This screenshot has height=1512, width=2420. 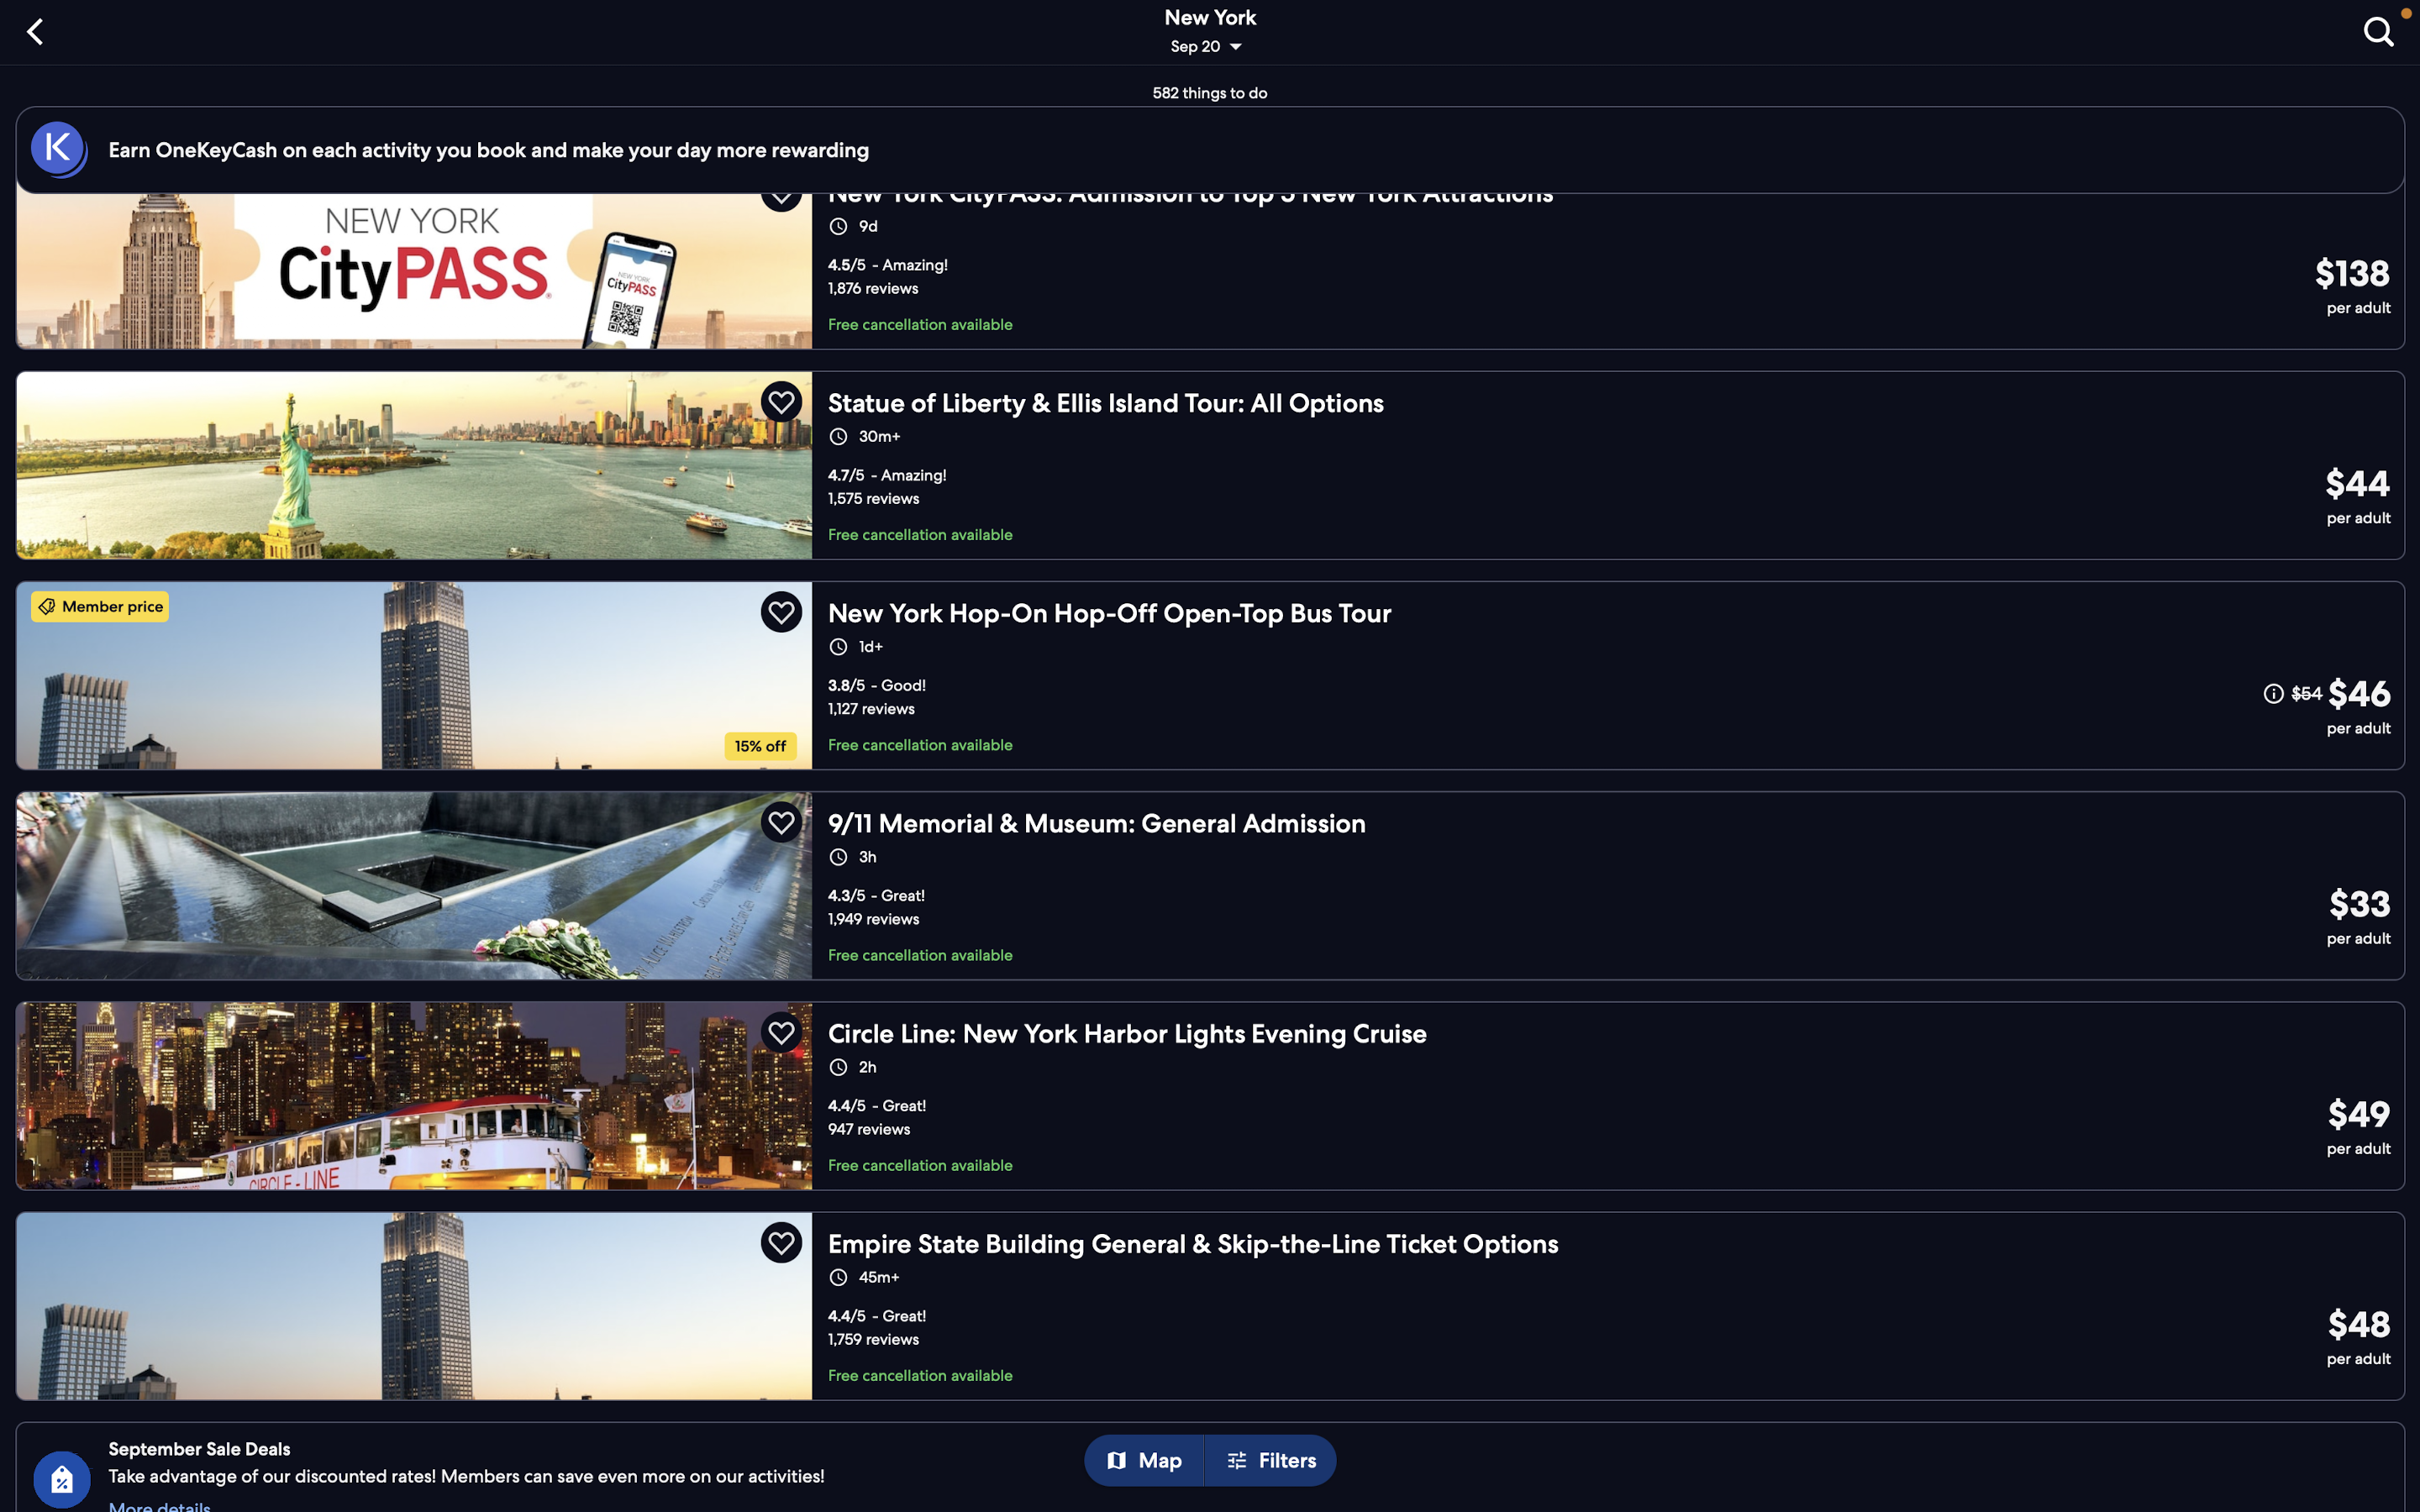 What do you see at coordinates (1212, 34) in the screenshot?
I see `the "change date or location" button to update tour information` at bounding box center [1212, 34].